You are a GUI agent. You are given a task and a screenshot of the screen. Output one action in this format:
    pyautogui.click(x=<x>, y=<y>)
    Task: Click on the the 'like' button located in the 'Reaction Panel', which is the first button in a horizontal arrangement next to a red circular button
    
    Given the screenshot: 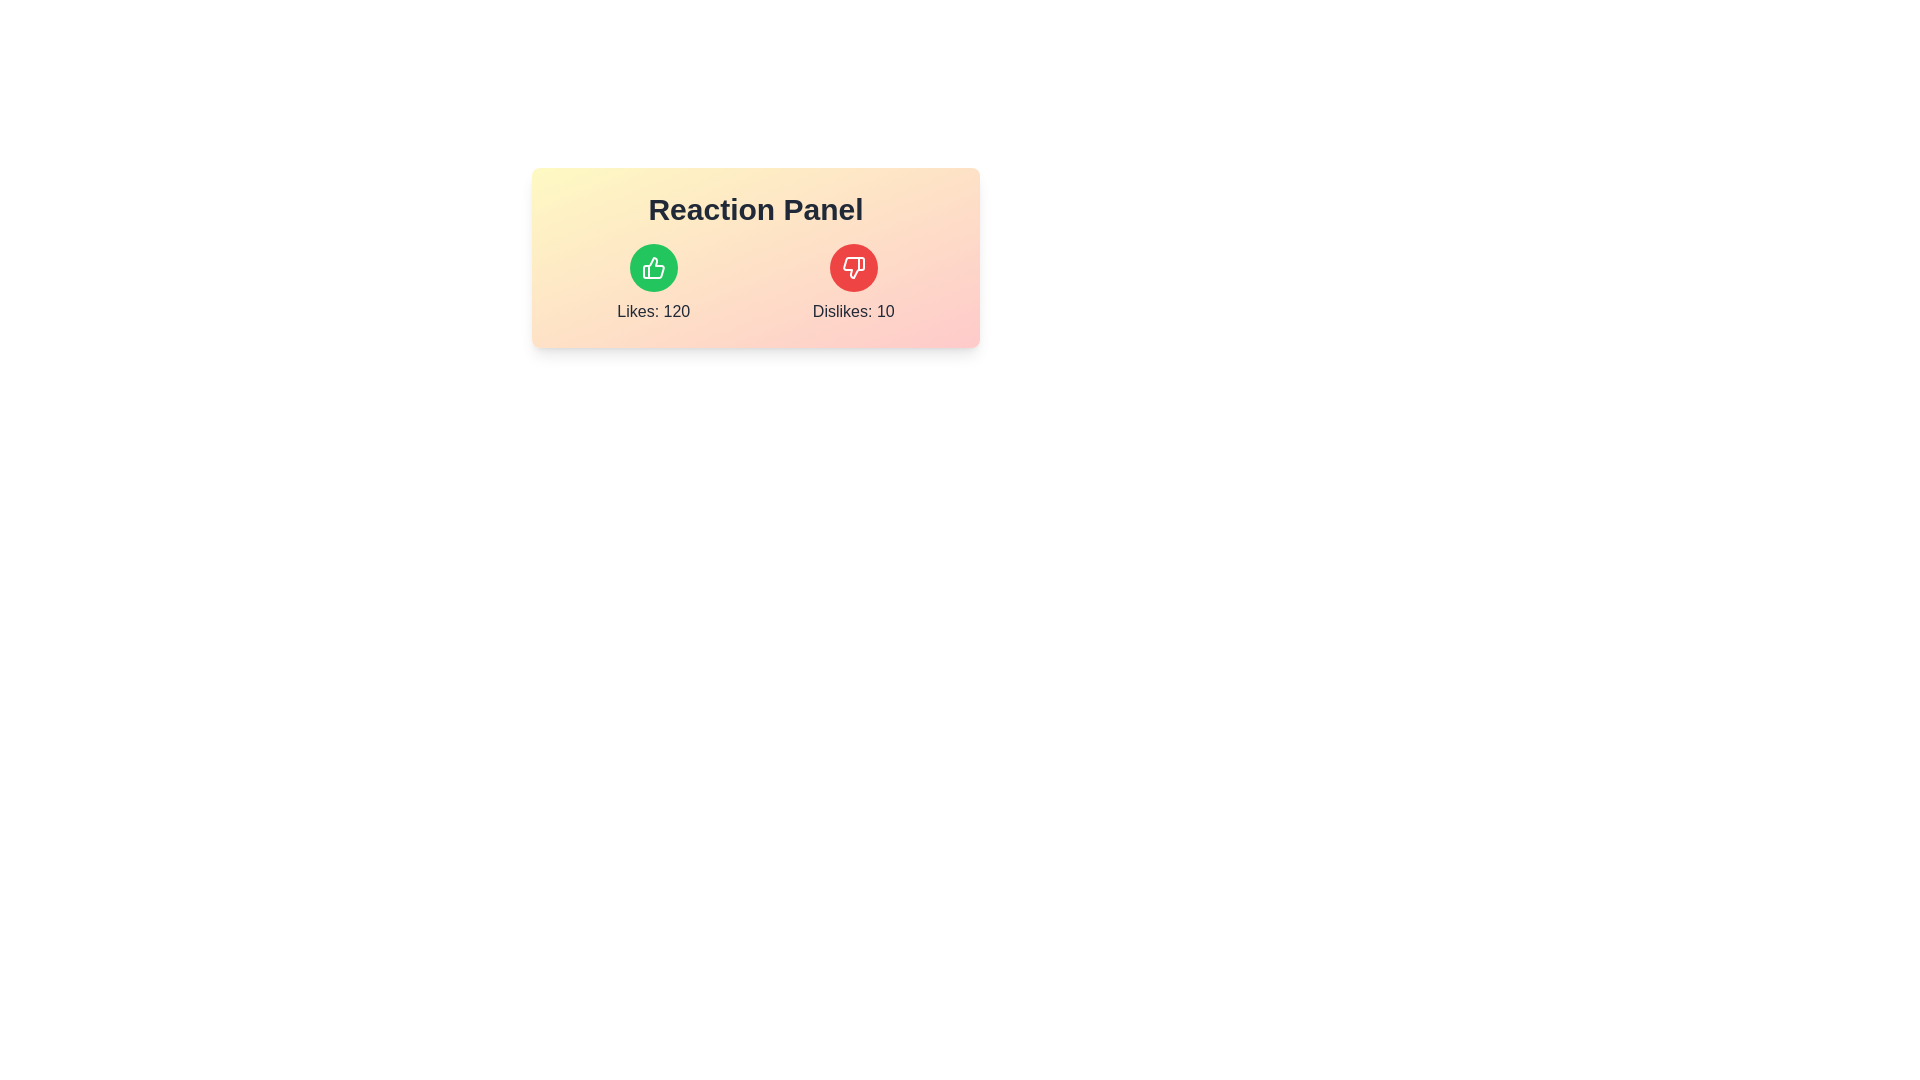 What is the action you would take?
    pyautogui.click(x=653, y=266)
    